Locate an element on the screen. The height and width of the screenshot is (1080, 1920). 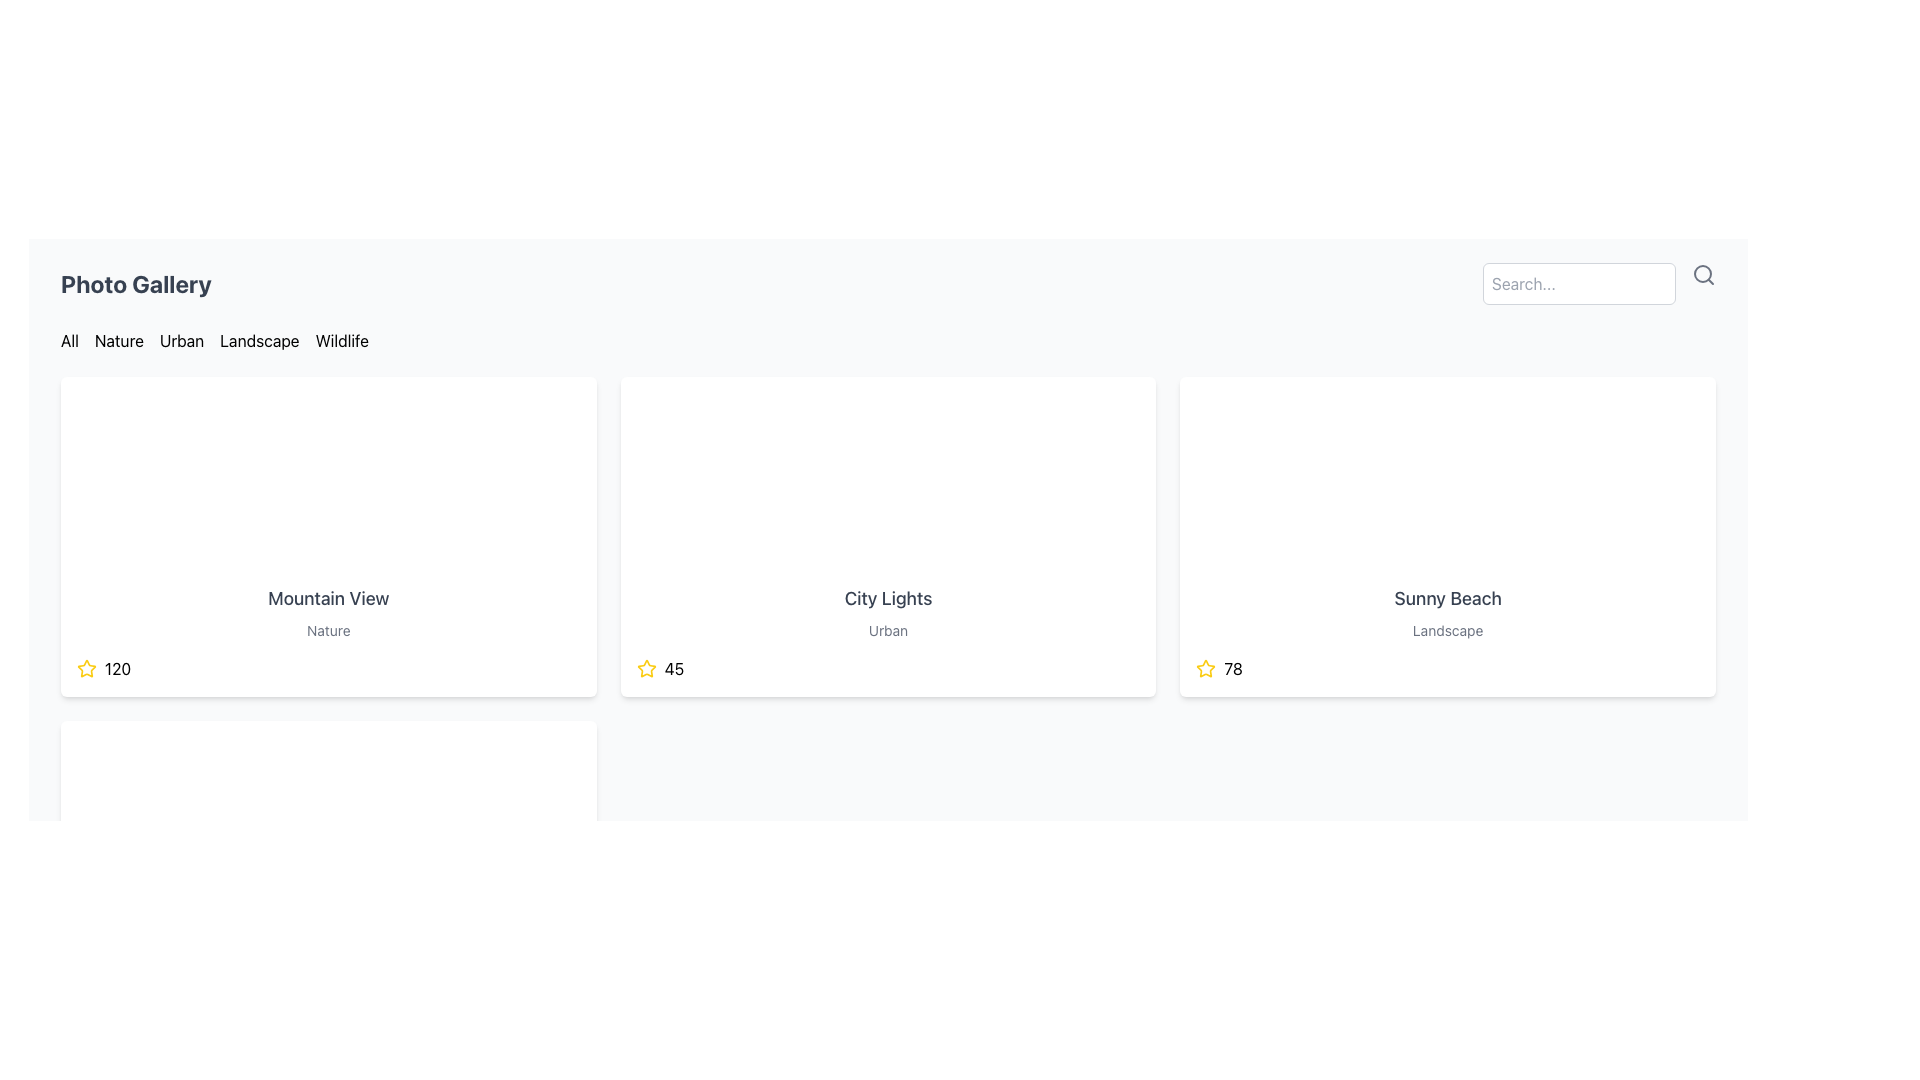
the fifth clickable text link in the horizontal navigation menu located beneath the 'Photo Gallery' title is located at coordinates (342, 339).